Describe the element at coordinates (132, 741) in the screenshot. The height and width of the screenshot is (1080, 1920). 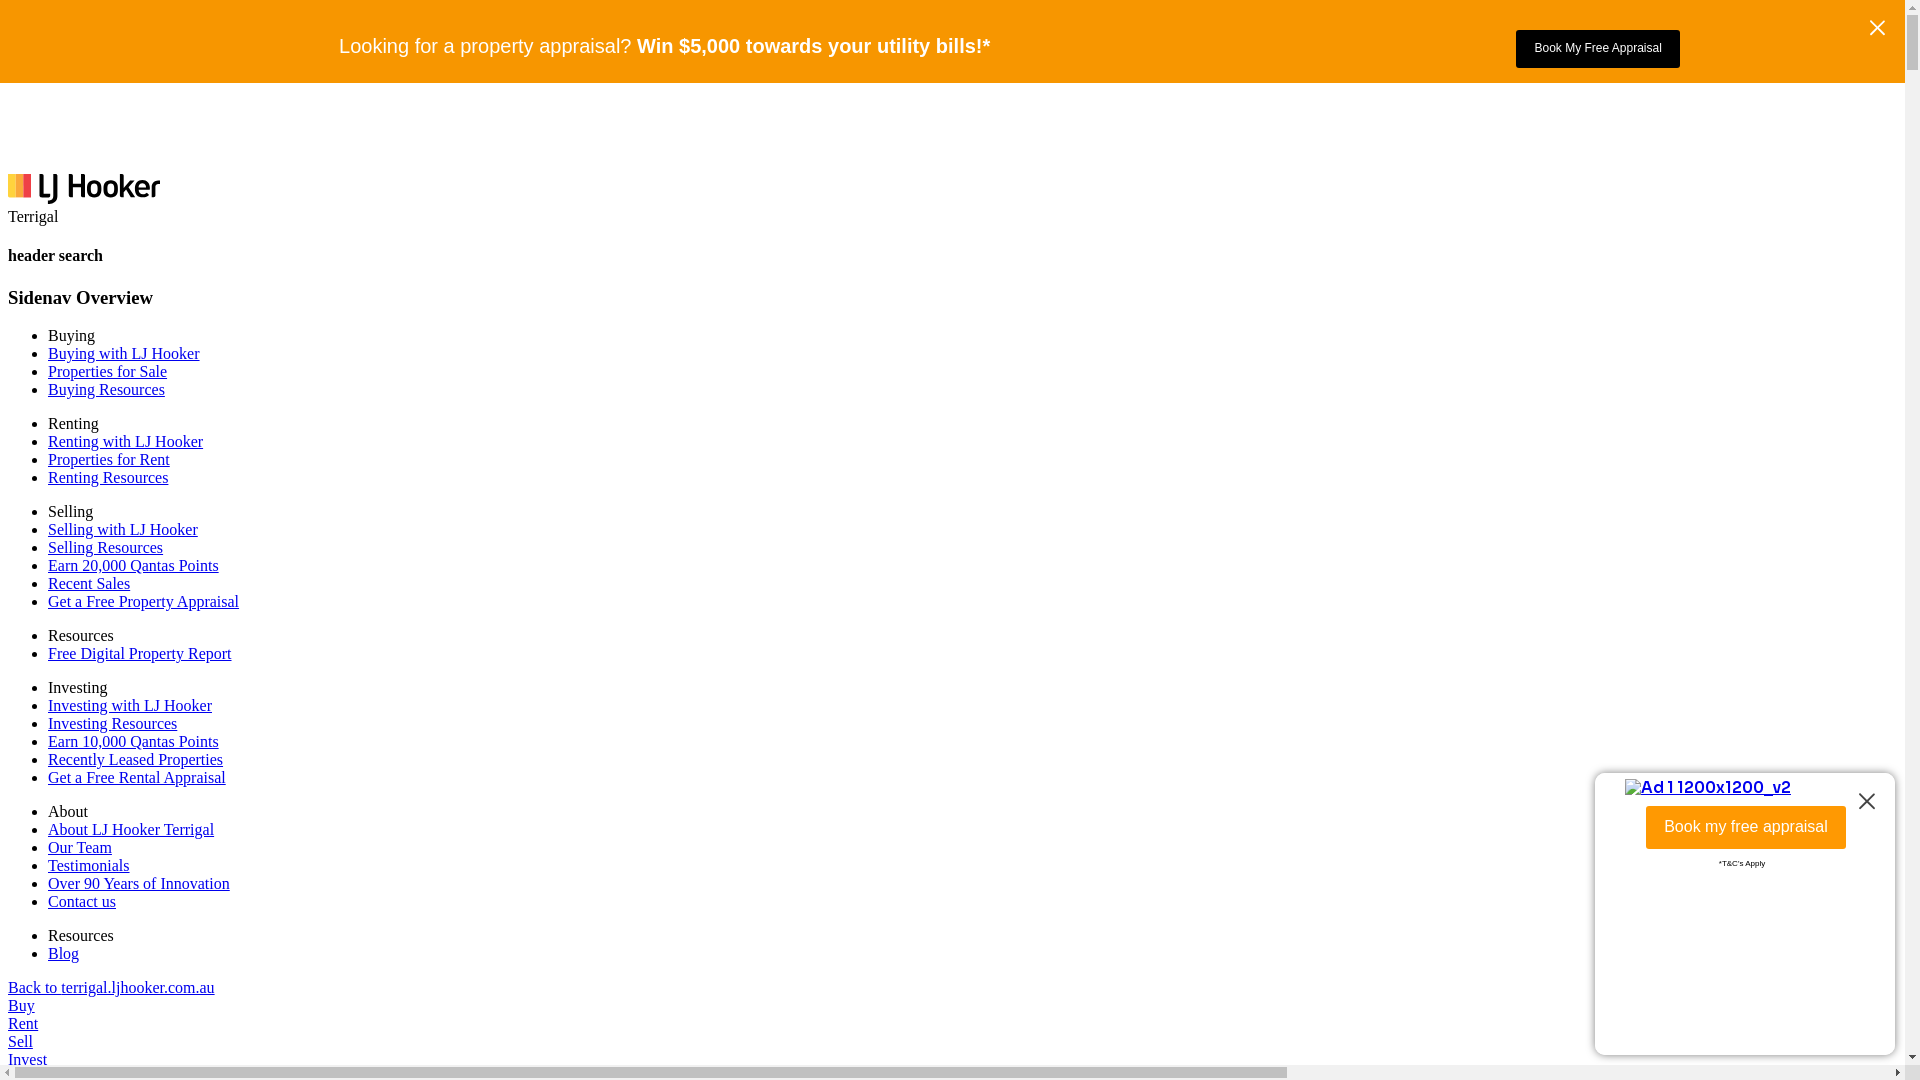
I see `'Earn 10,000 Qantas Points'` at that location.